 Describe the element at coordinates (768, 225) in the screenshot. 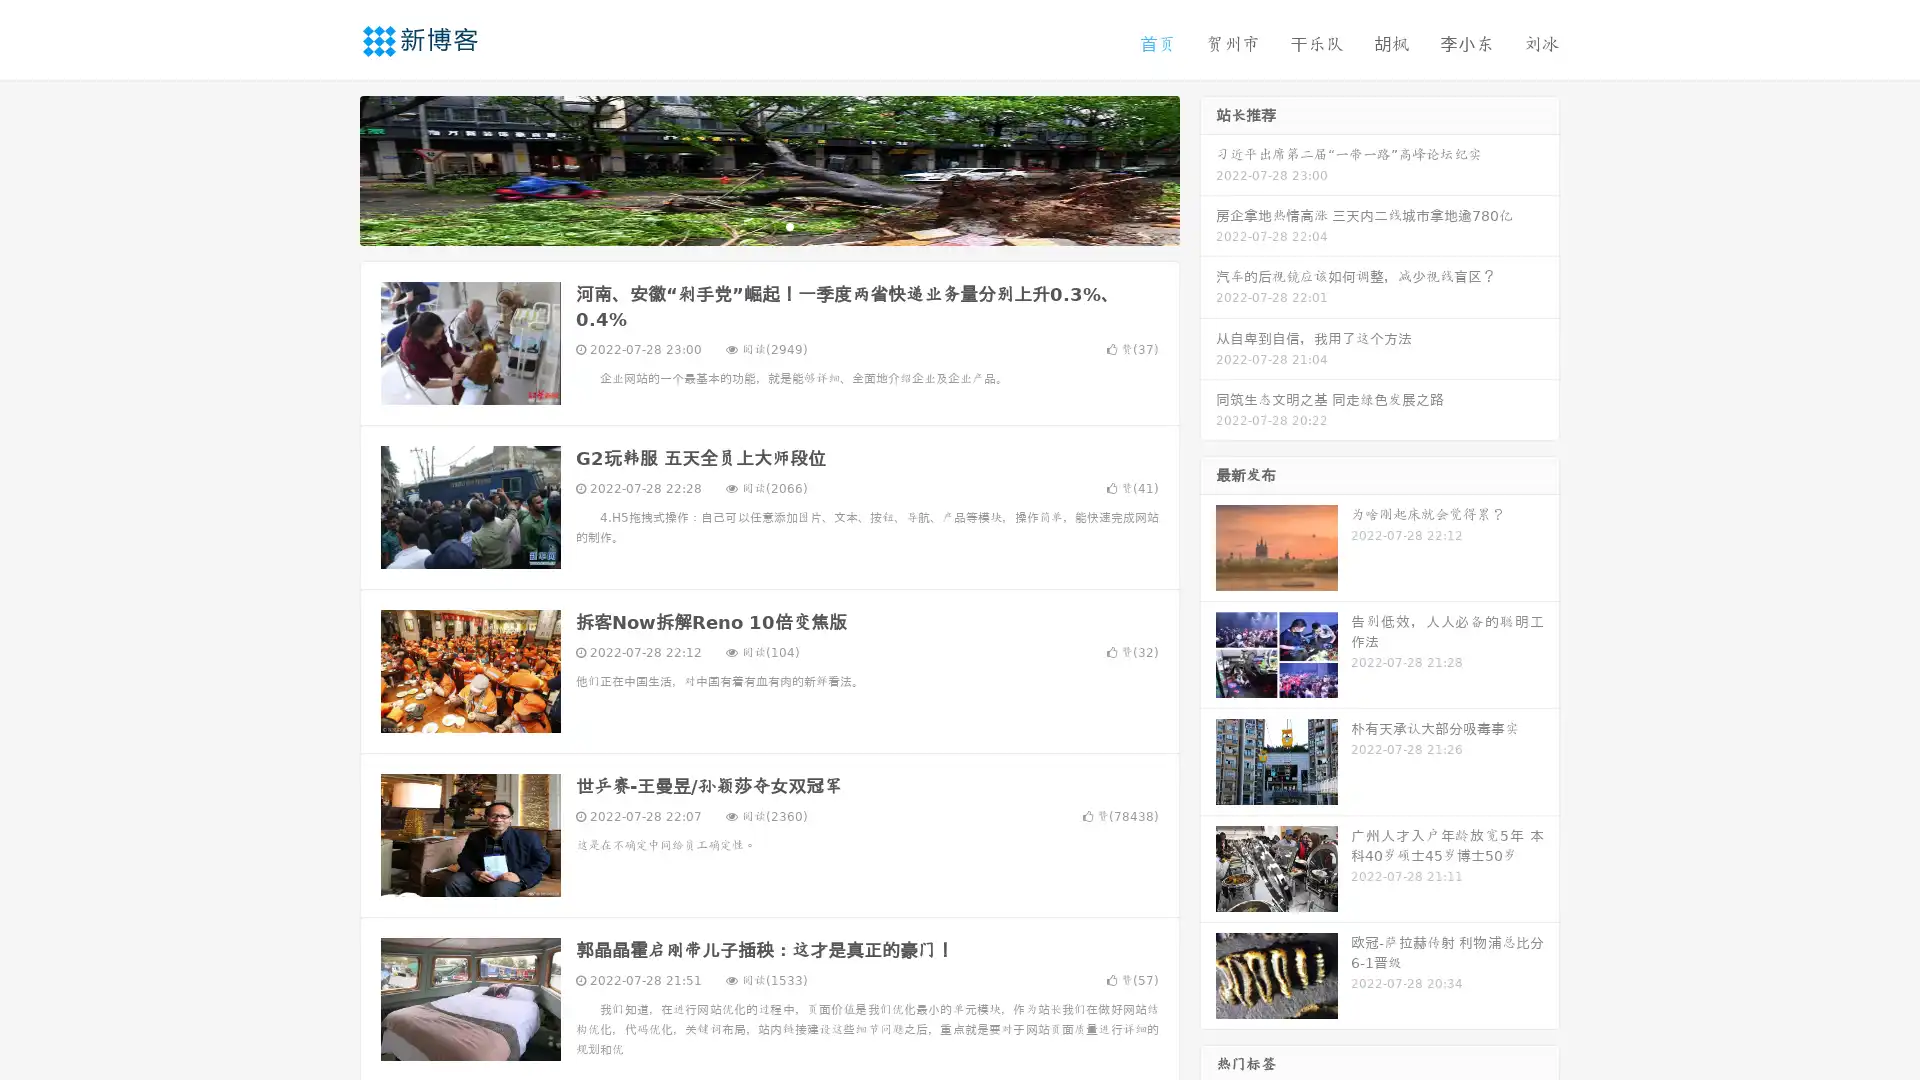

I see `Go to slide 2` at that location.